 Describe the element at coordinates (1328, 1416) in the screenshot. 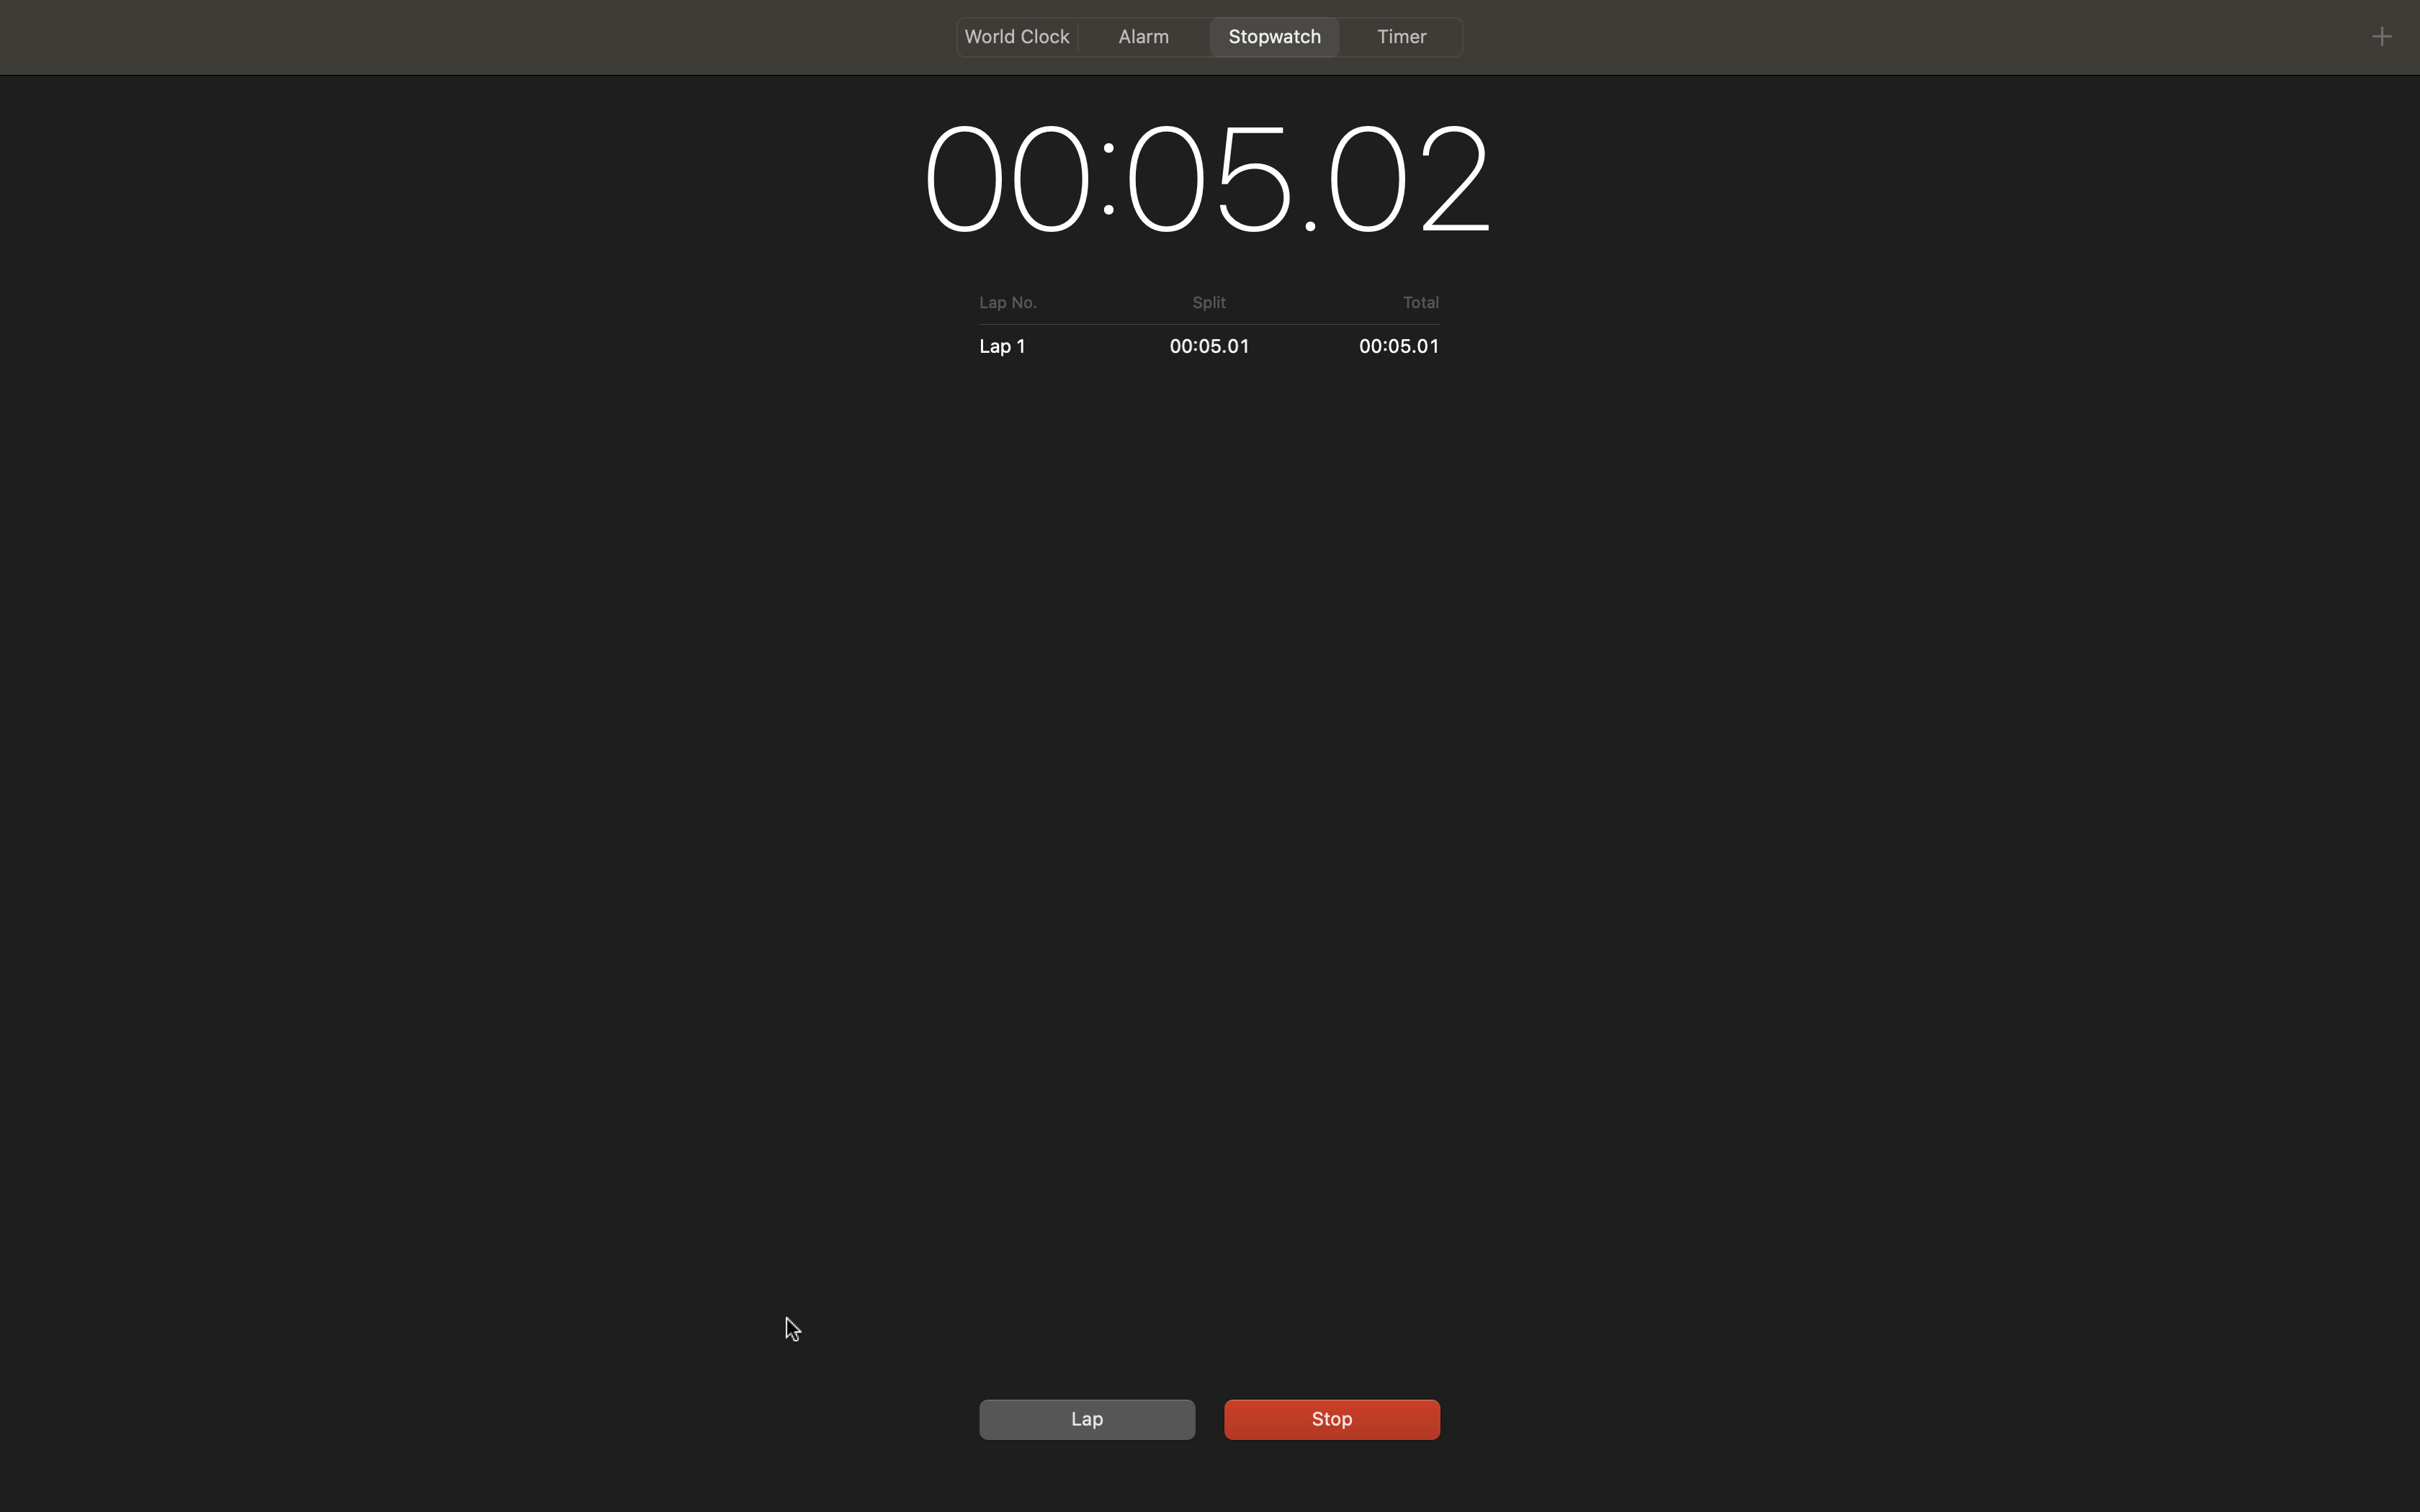

I see `Terminate the current stopwatch session and then reset the device to zero` at that location.